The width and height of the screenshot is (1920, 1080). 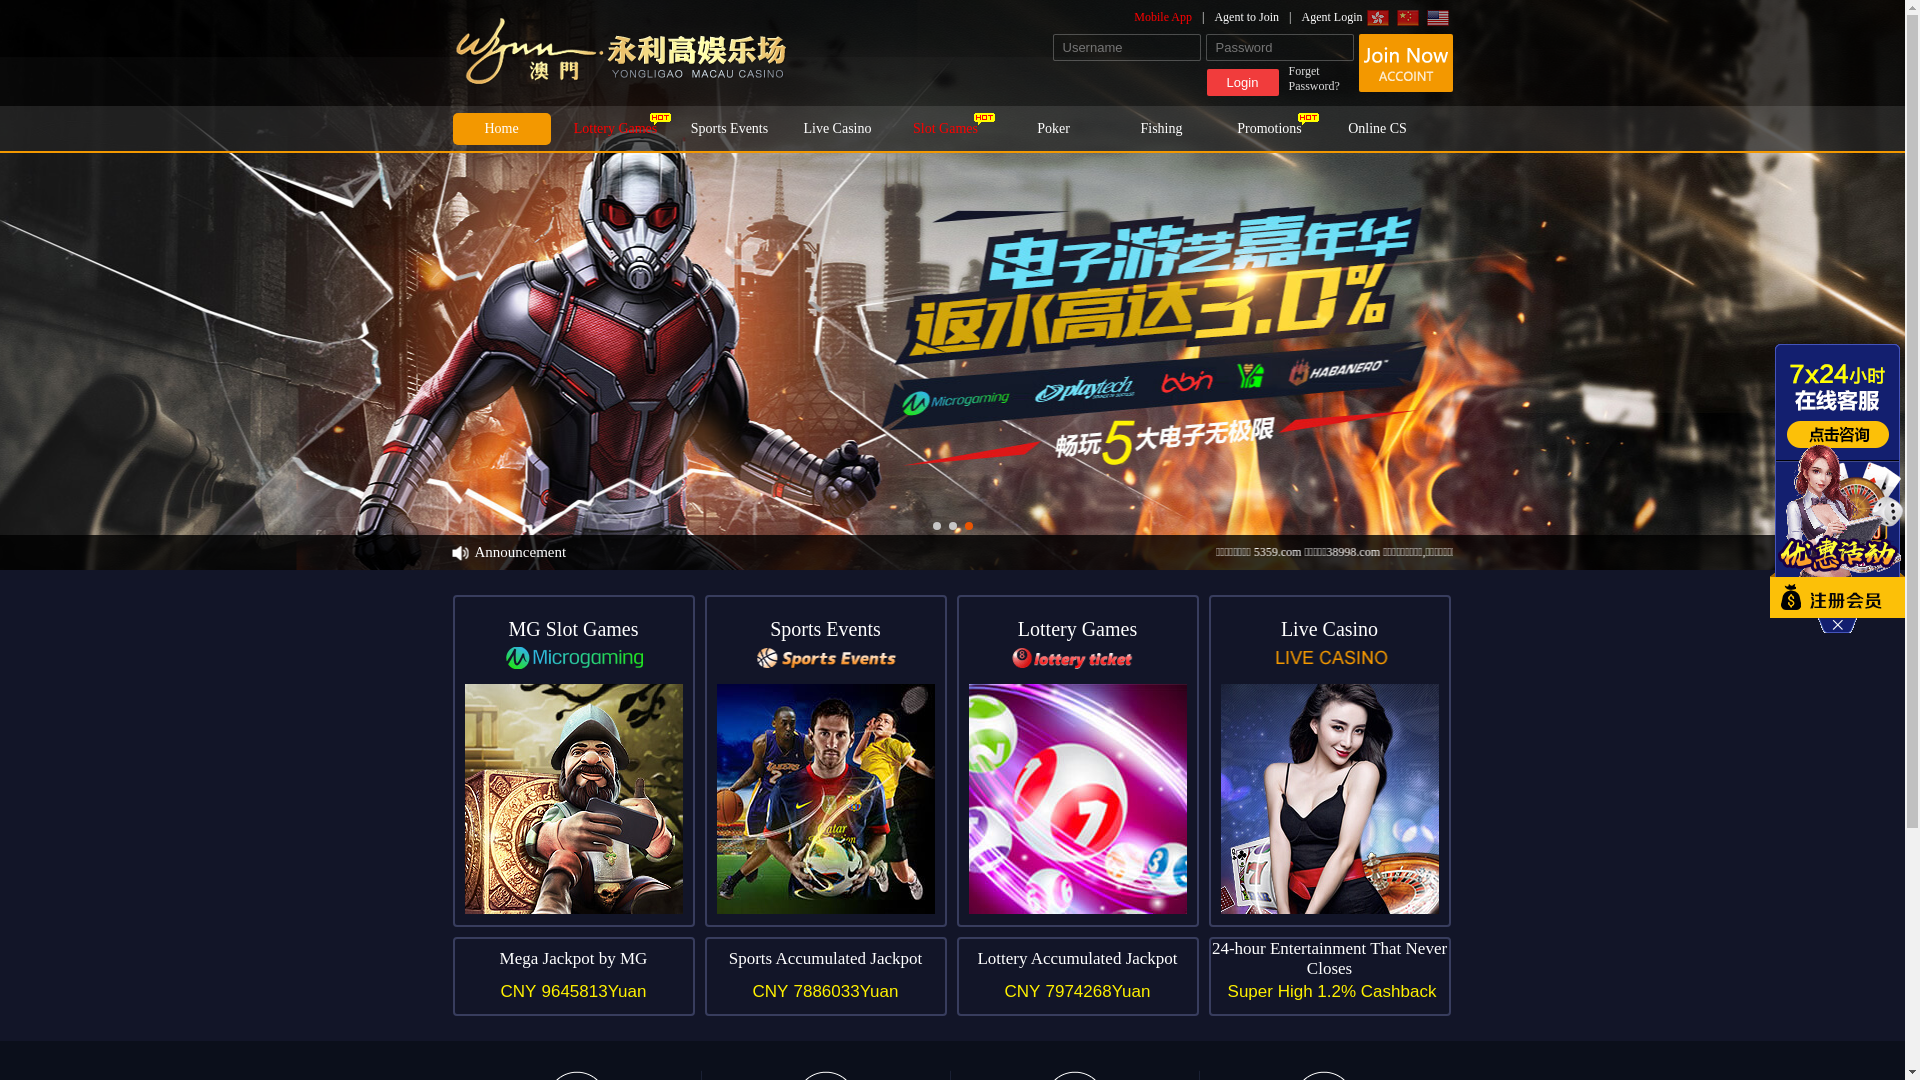 What do you see at coordinates (500, 128) in the screenshot?
I see `'Home'` at bounding box center [500, 128].